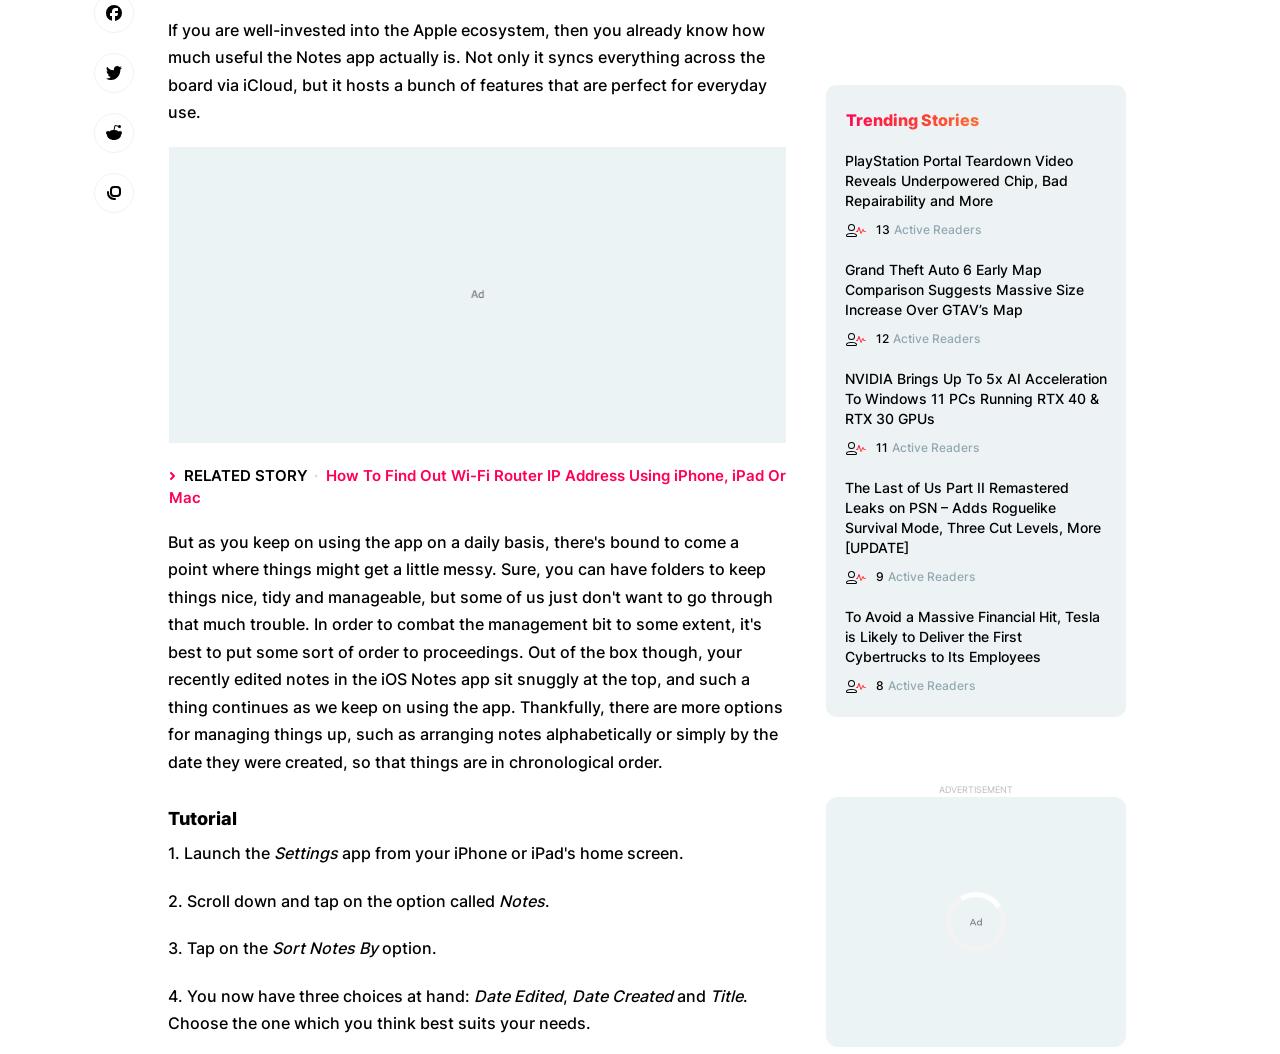  What do you see at coordinates (406, 946) in the screenshot?
I see `'option.'` at bounding box center [406, 946].